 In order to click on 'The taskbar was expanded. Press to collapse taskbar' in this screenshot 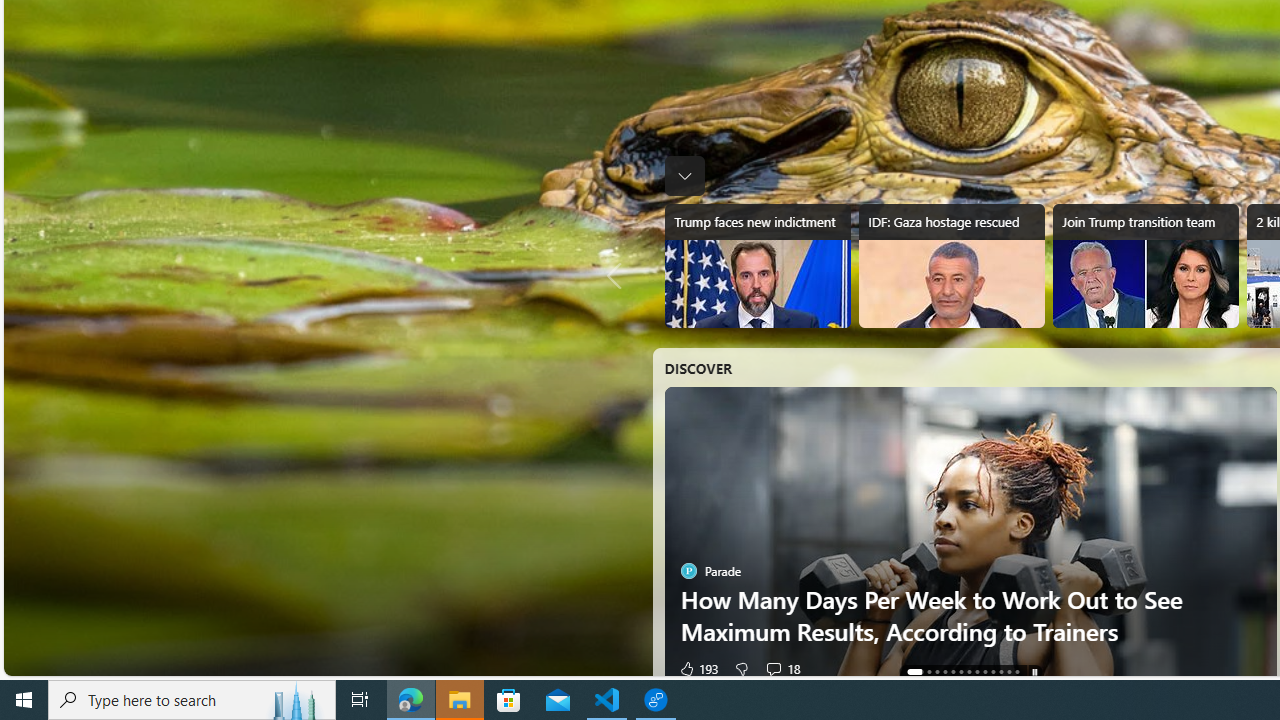, I will do `click(684, 175)`.